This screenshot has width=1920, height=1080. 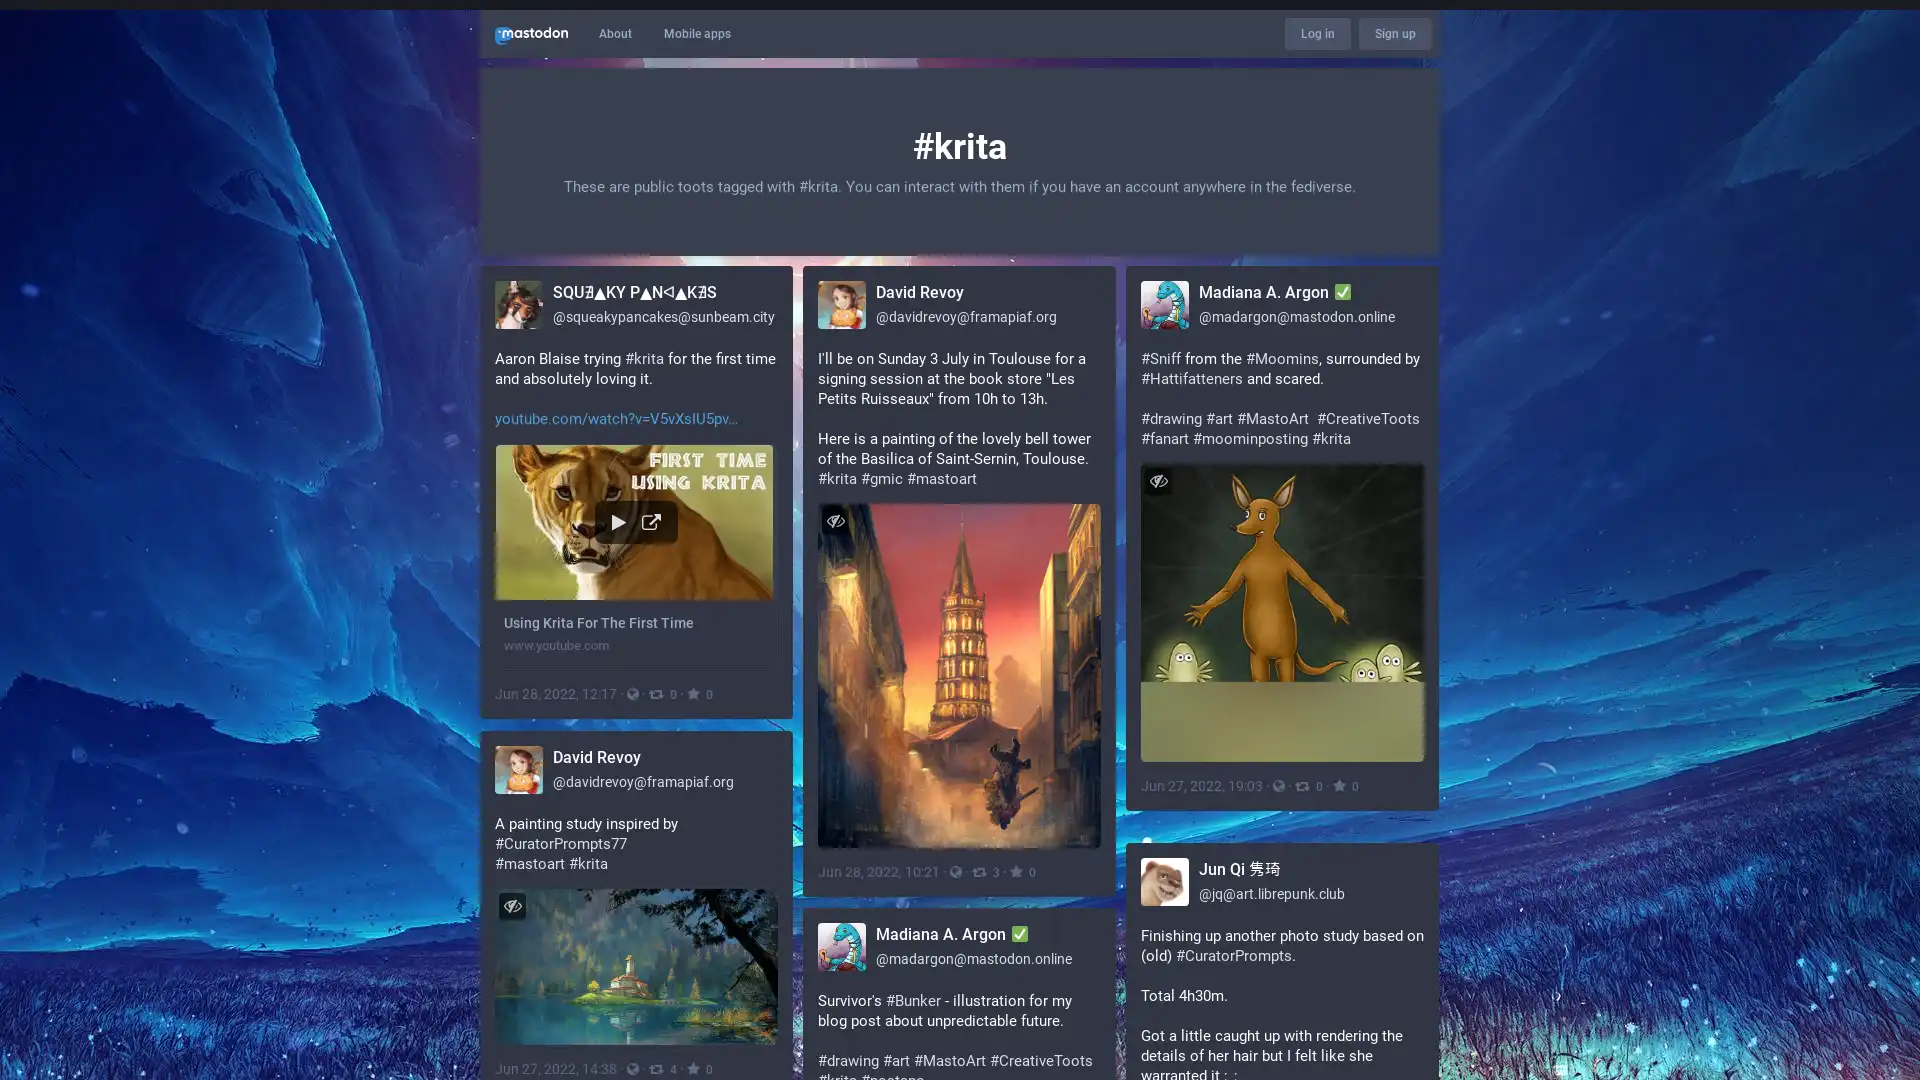 What do you see at coordinates (512, 905) in the screenshot?
I see `Hide image` at bounding box center [512, 905].